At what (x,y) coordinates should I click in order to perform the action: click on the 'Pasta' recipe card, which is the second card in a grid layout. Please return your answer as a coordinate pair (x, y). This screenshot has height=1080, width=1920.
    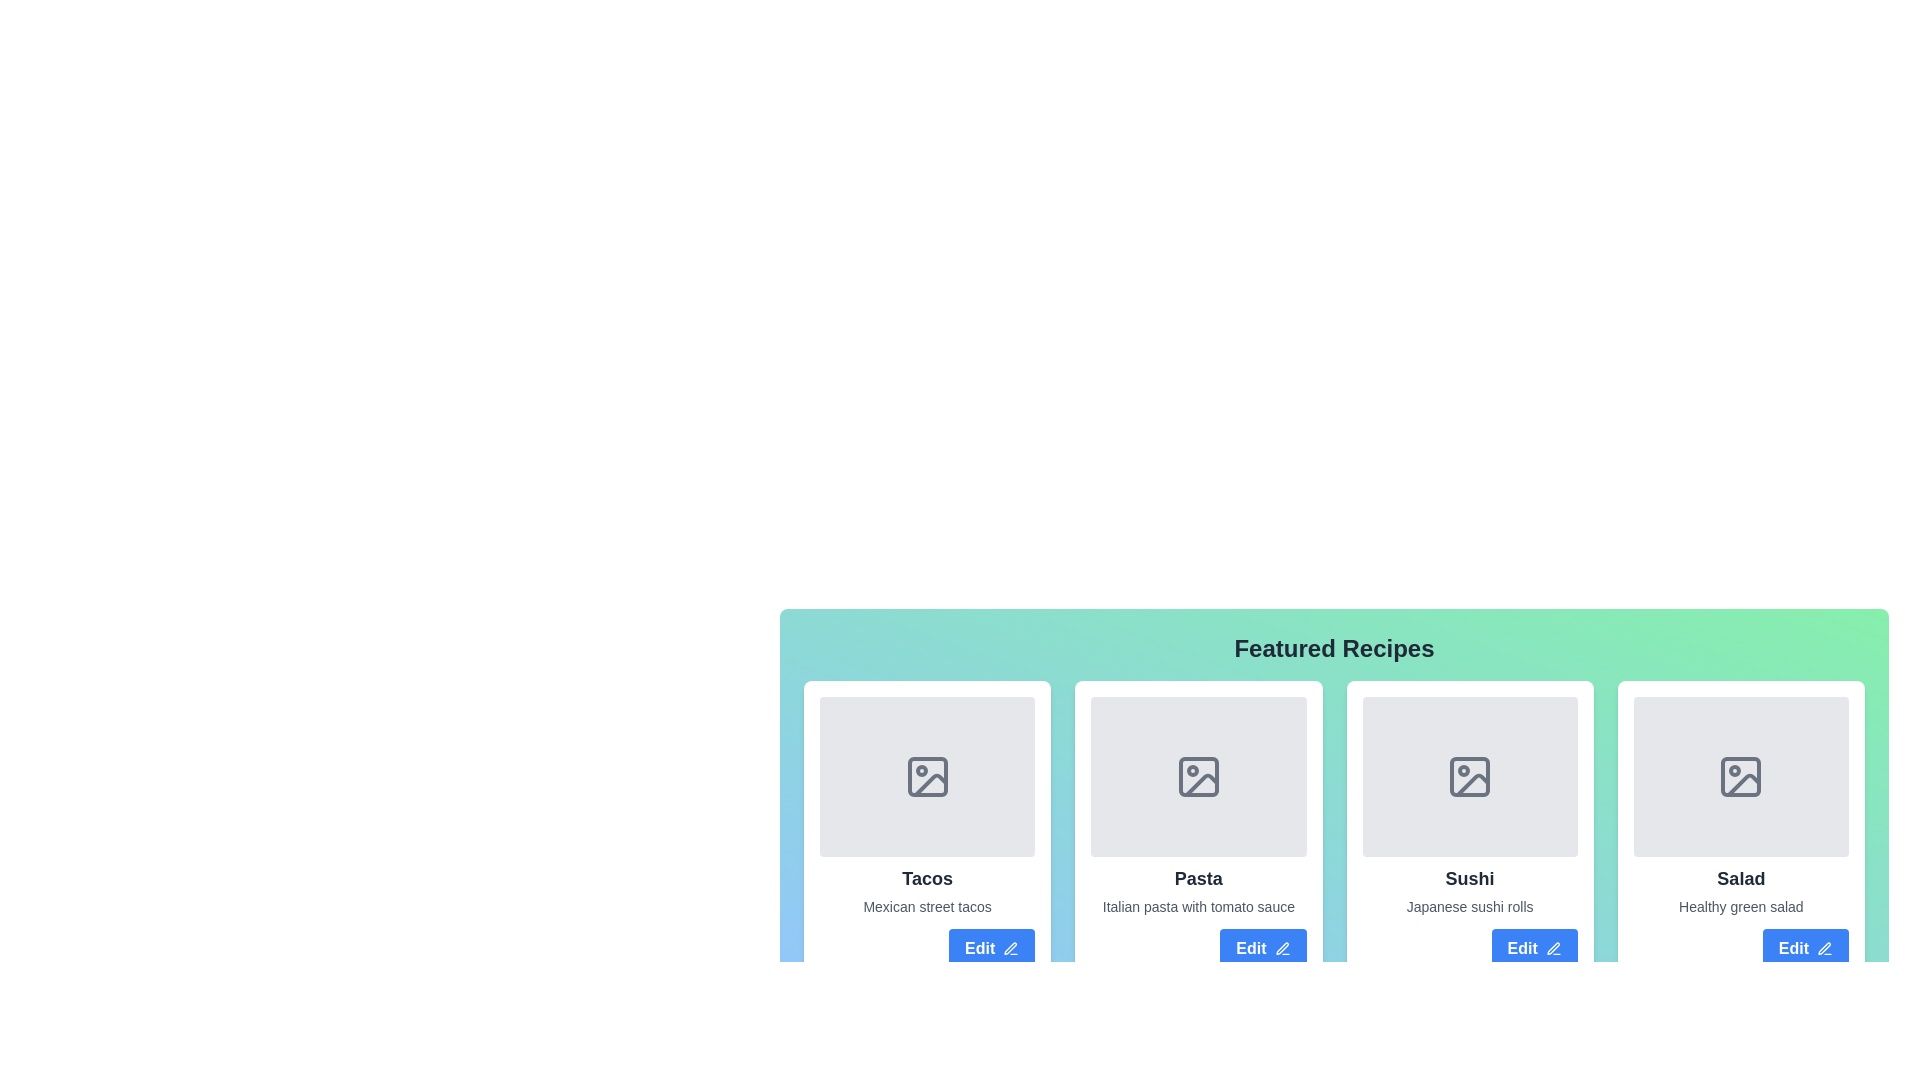
    Looking at the image, I should click on (1198, 833).